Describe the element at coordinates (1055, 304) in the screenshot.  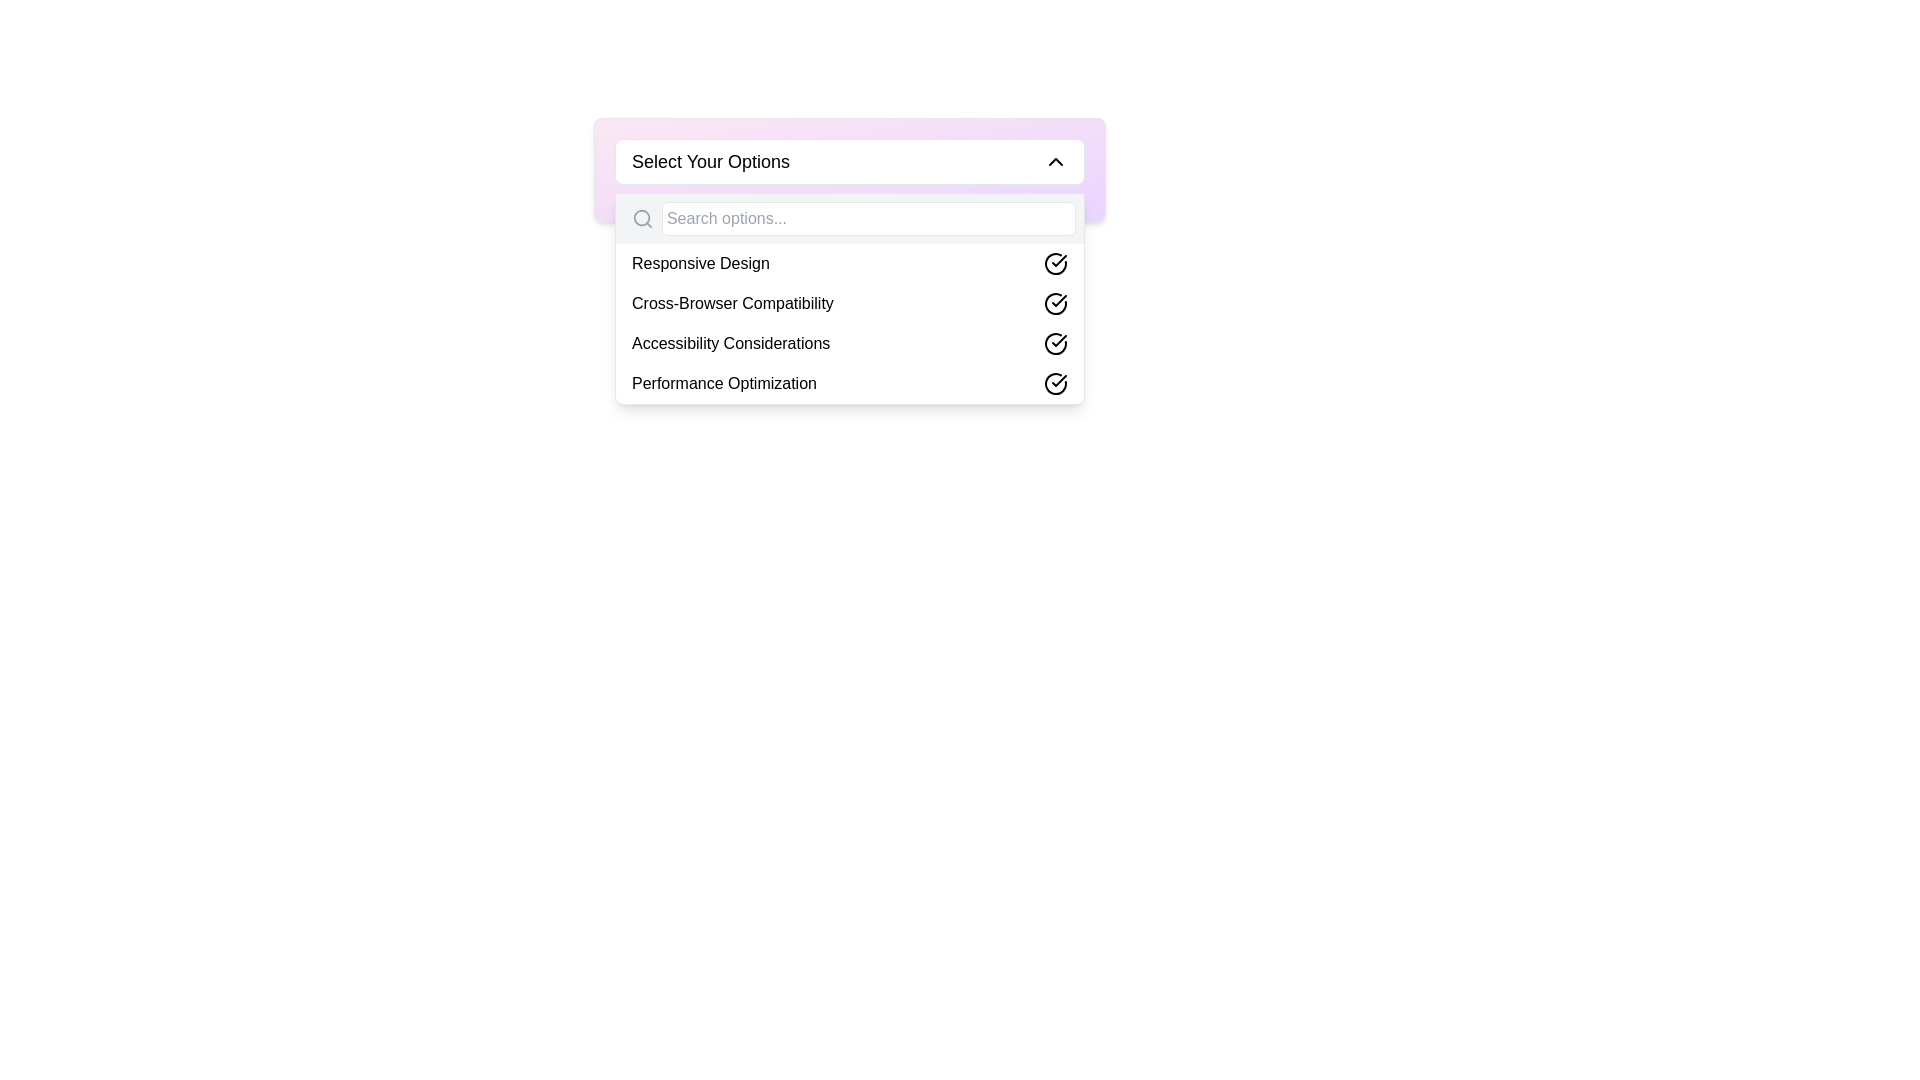
I see `the icon indicating the selected state of the 'Cross-Browser Compatibility' list option` at that location.